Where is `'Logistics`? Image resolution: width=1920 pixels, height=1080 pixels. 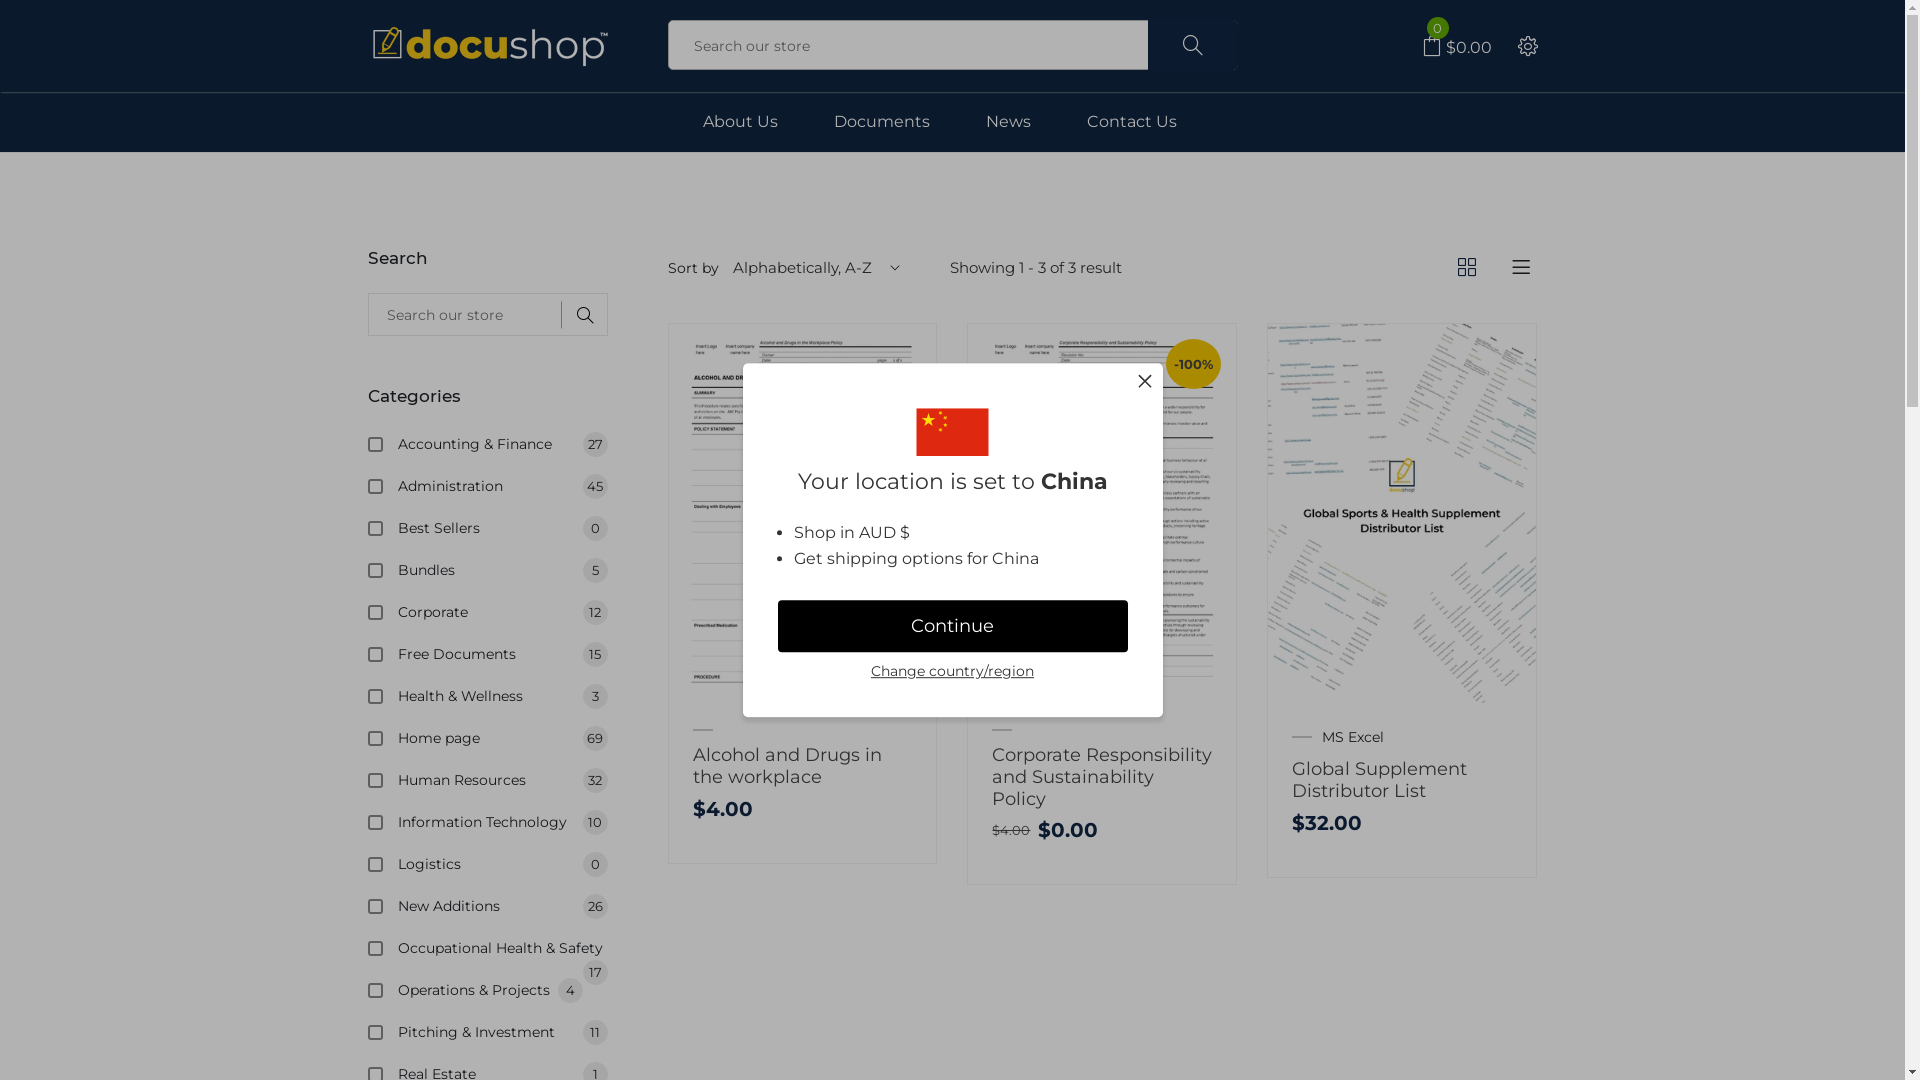 'Logistics is located at coordinates (503, 863).